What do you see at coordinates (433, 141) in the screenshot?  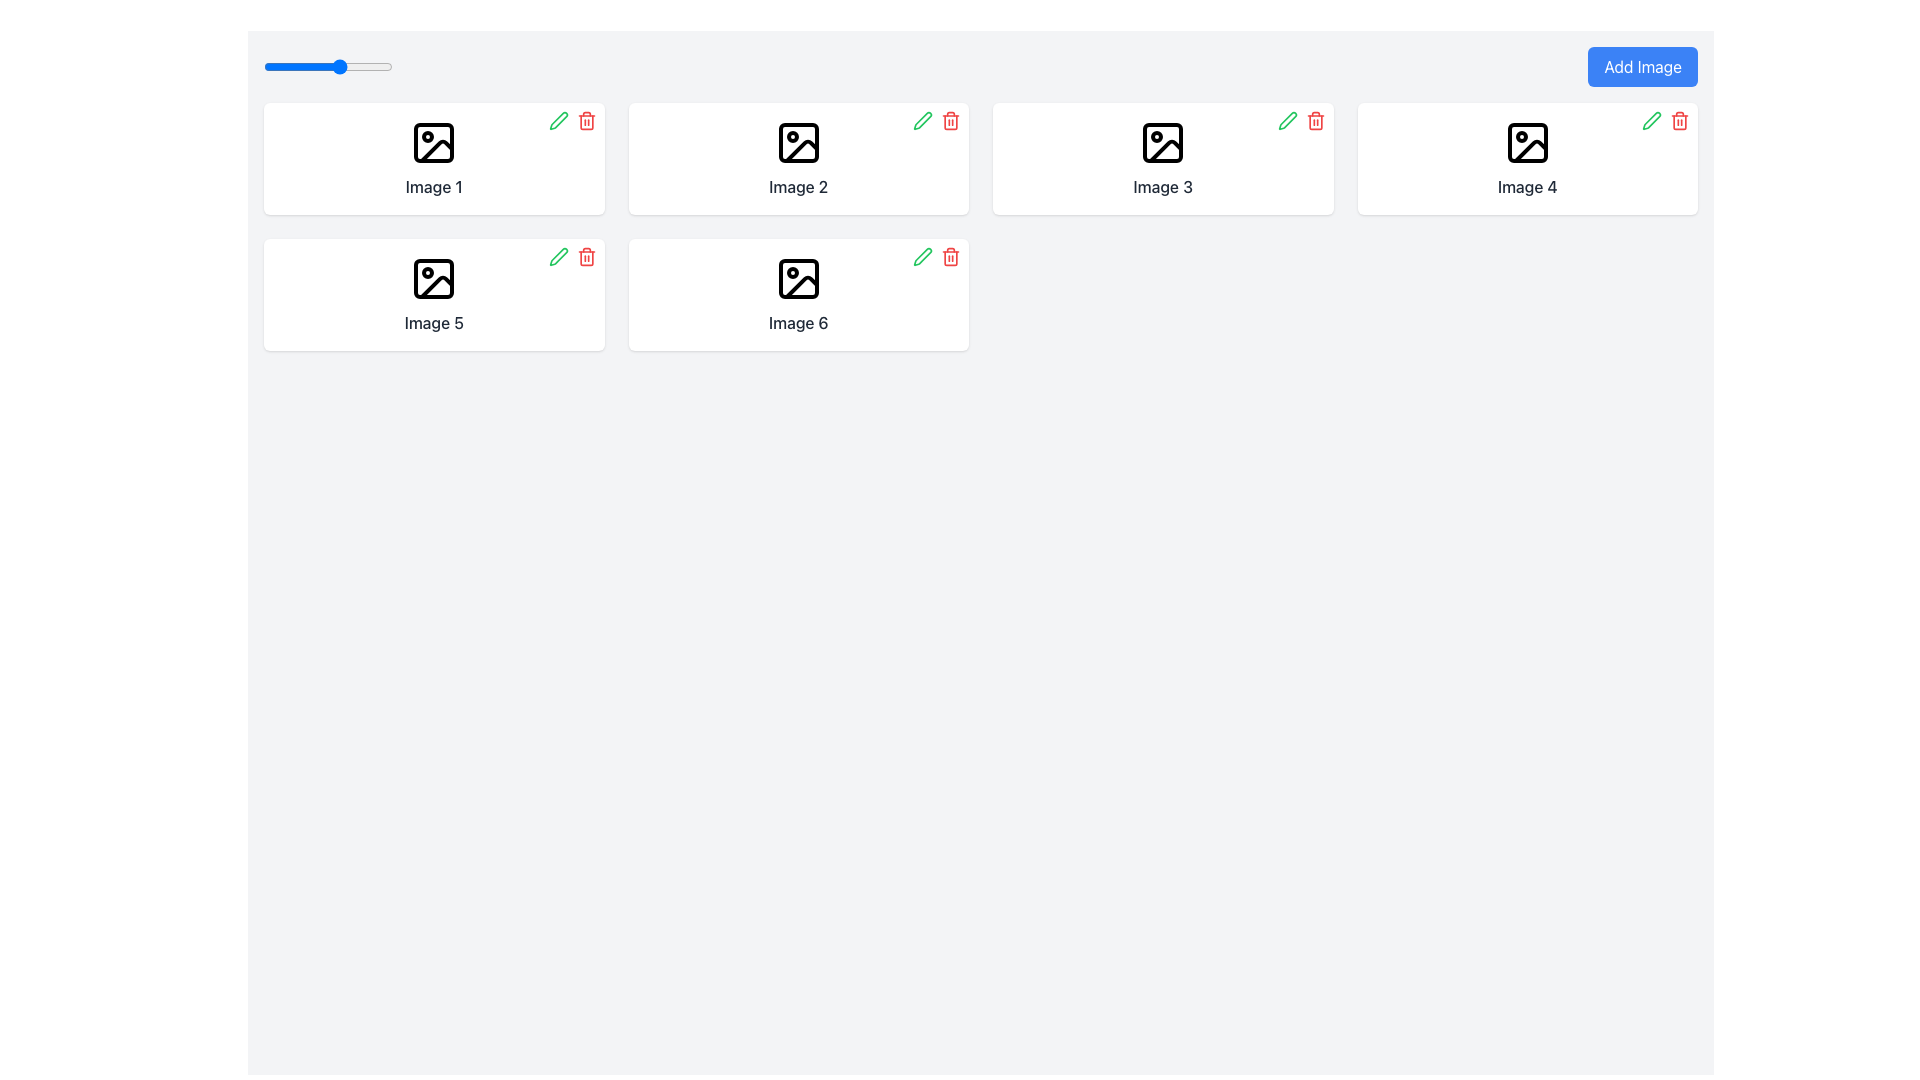 I see `the decorative shape within the image icon located in the top left corner of the 'Image 1' card in the grid` at bounding box center [433, 141].